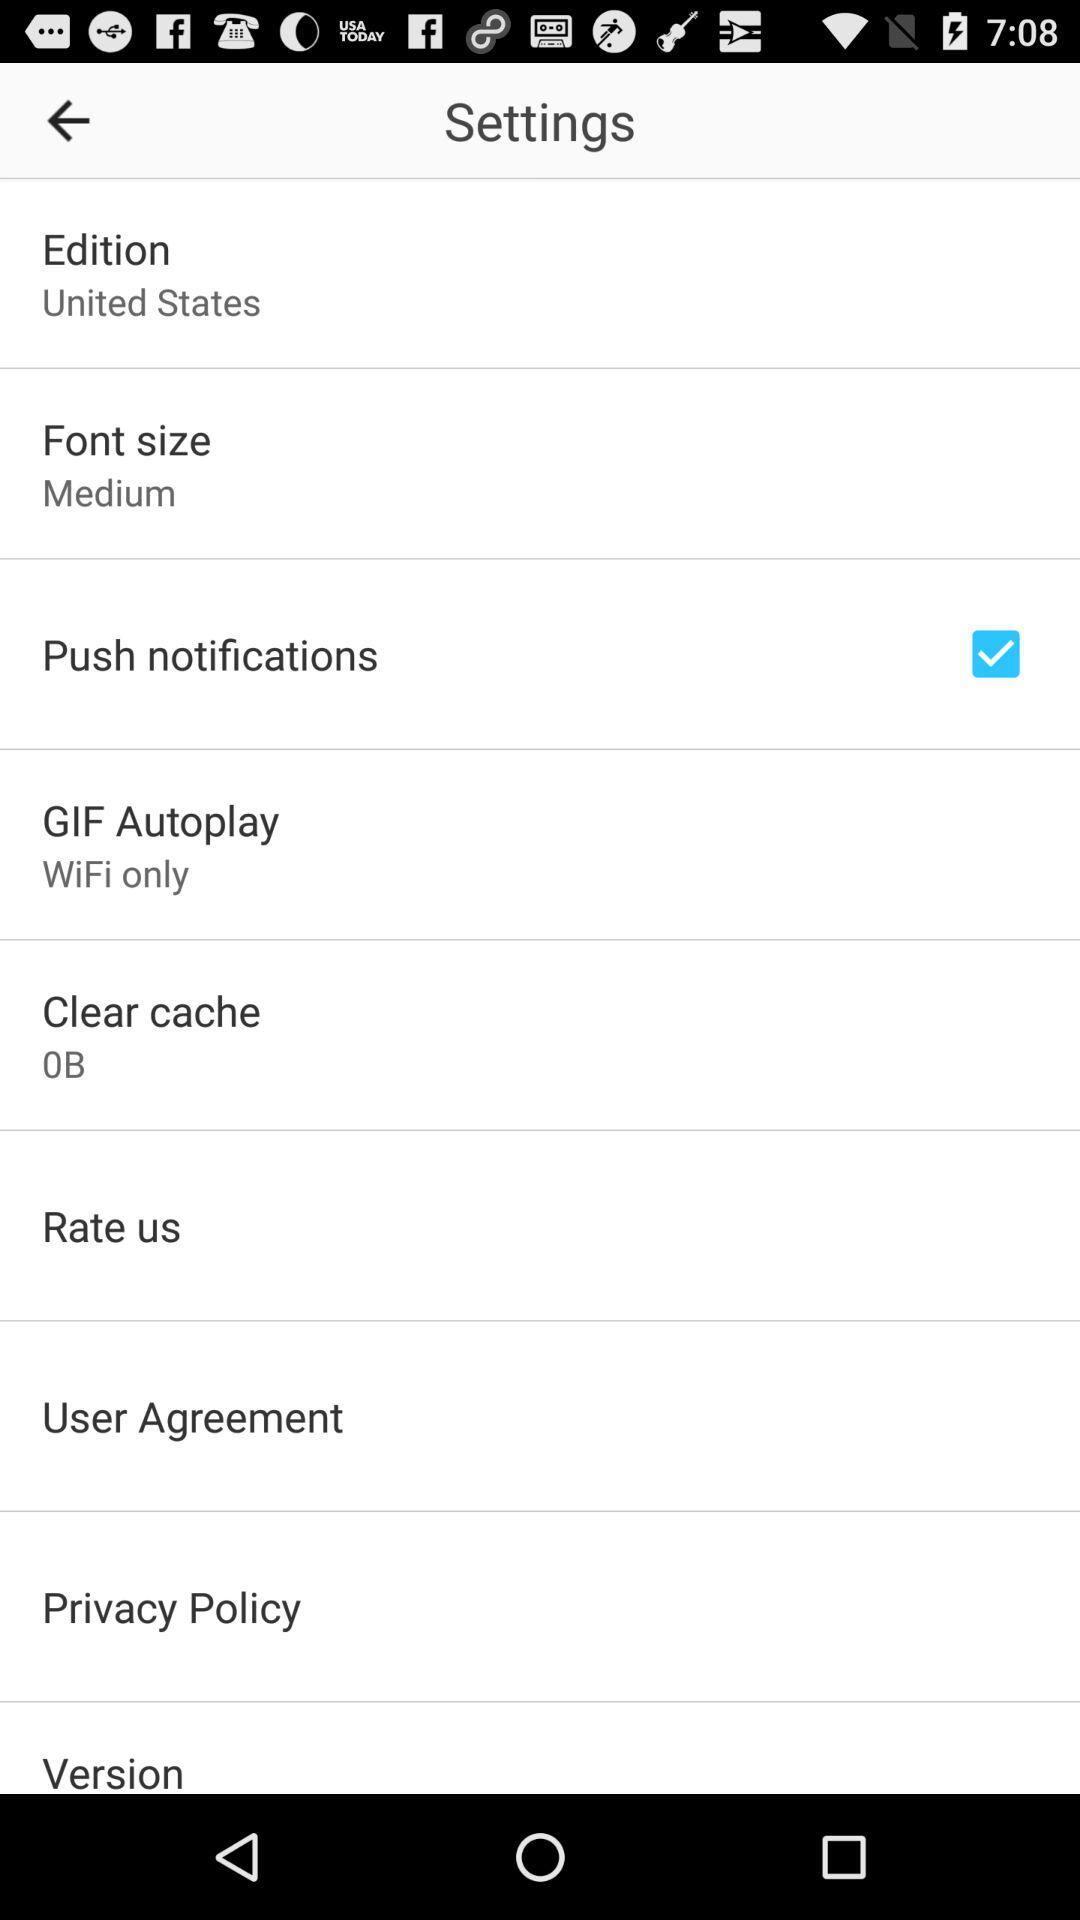 The width and height of the screenshot is (1080, 1920). I want to click on notifications, so click(995, 653).